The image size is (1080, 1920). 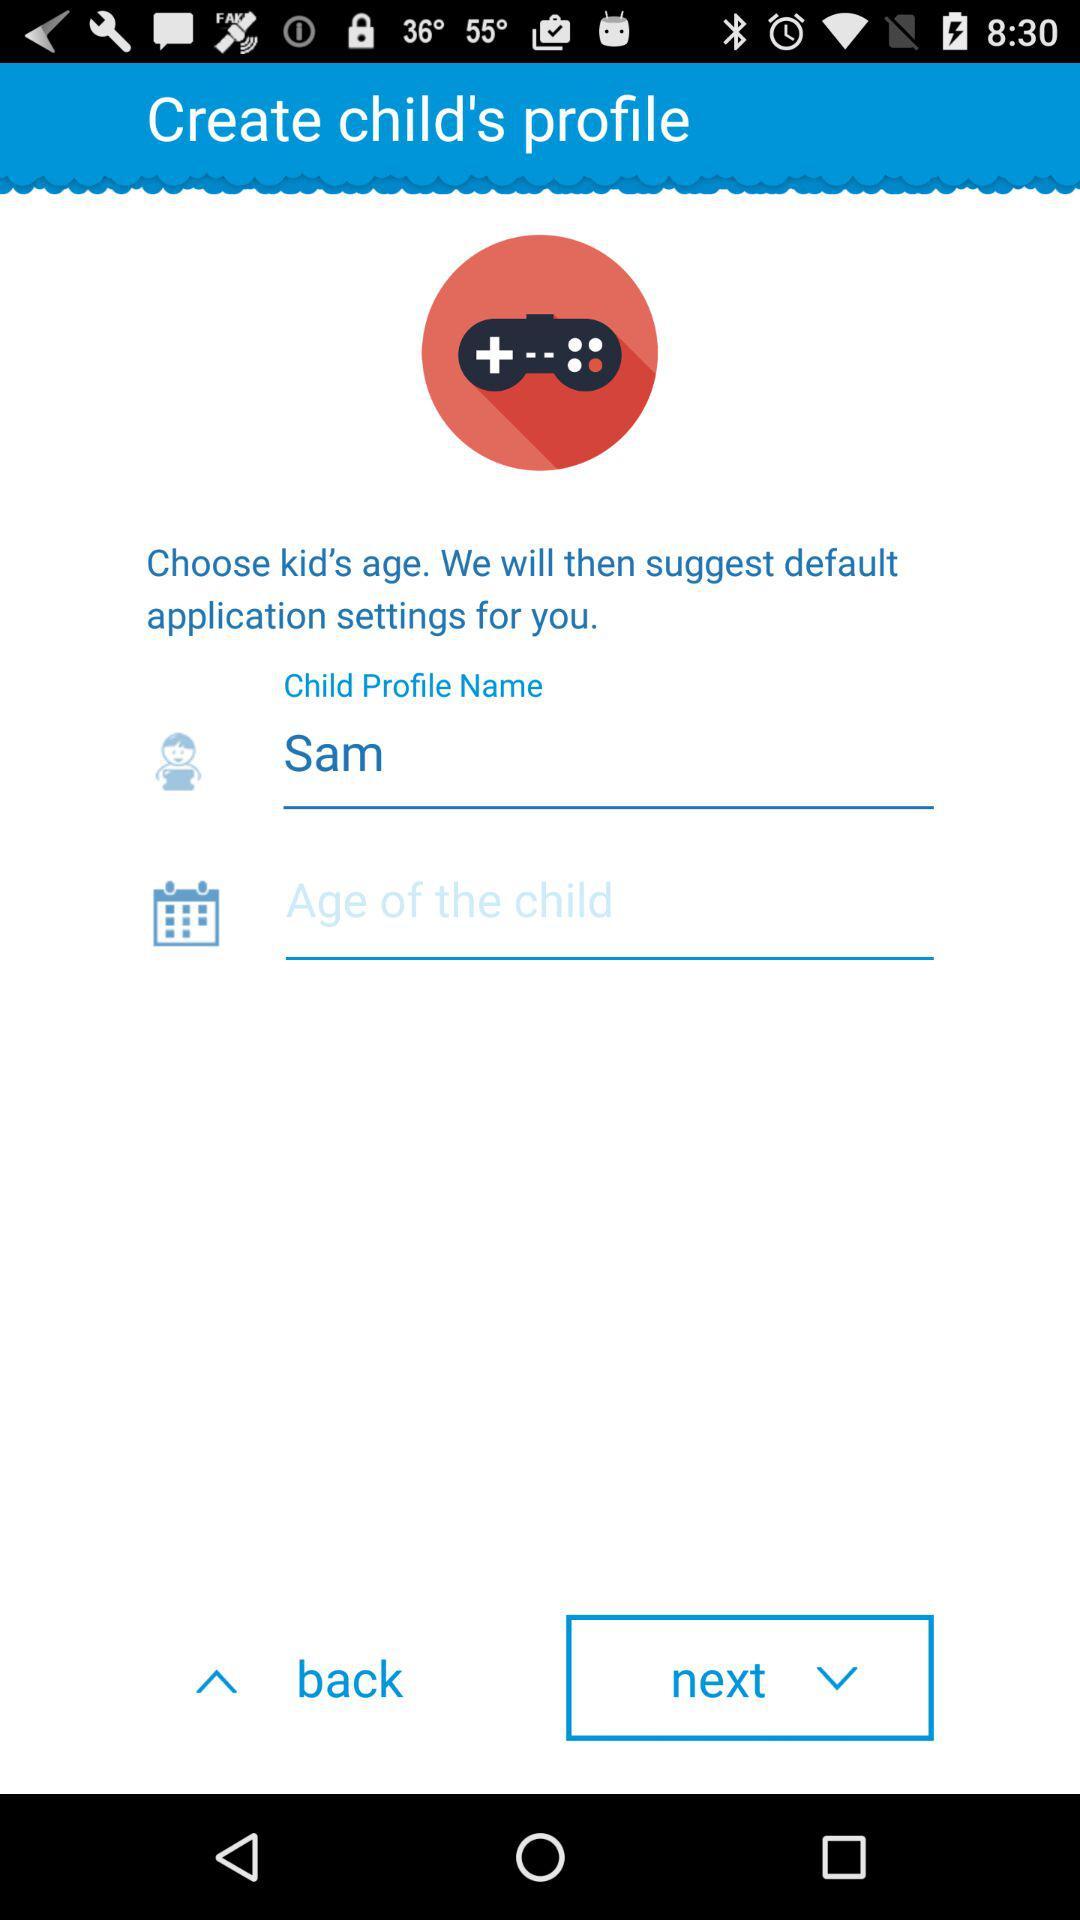 I want to click on the item below the sam icon, so click(x=608, y=911).